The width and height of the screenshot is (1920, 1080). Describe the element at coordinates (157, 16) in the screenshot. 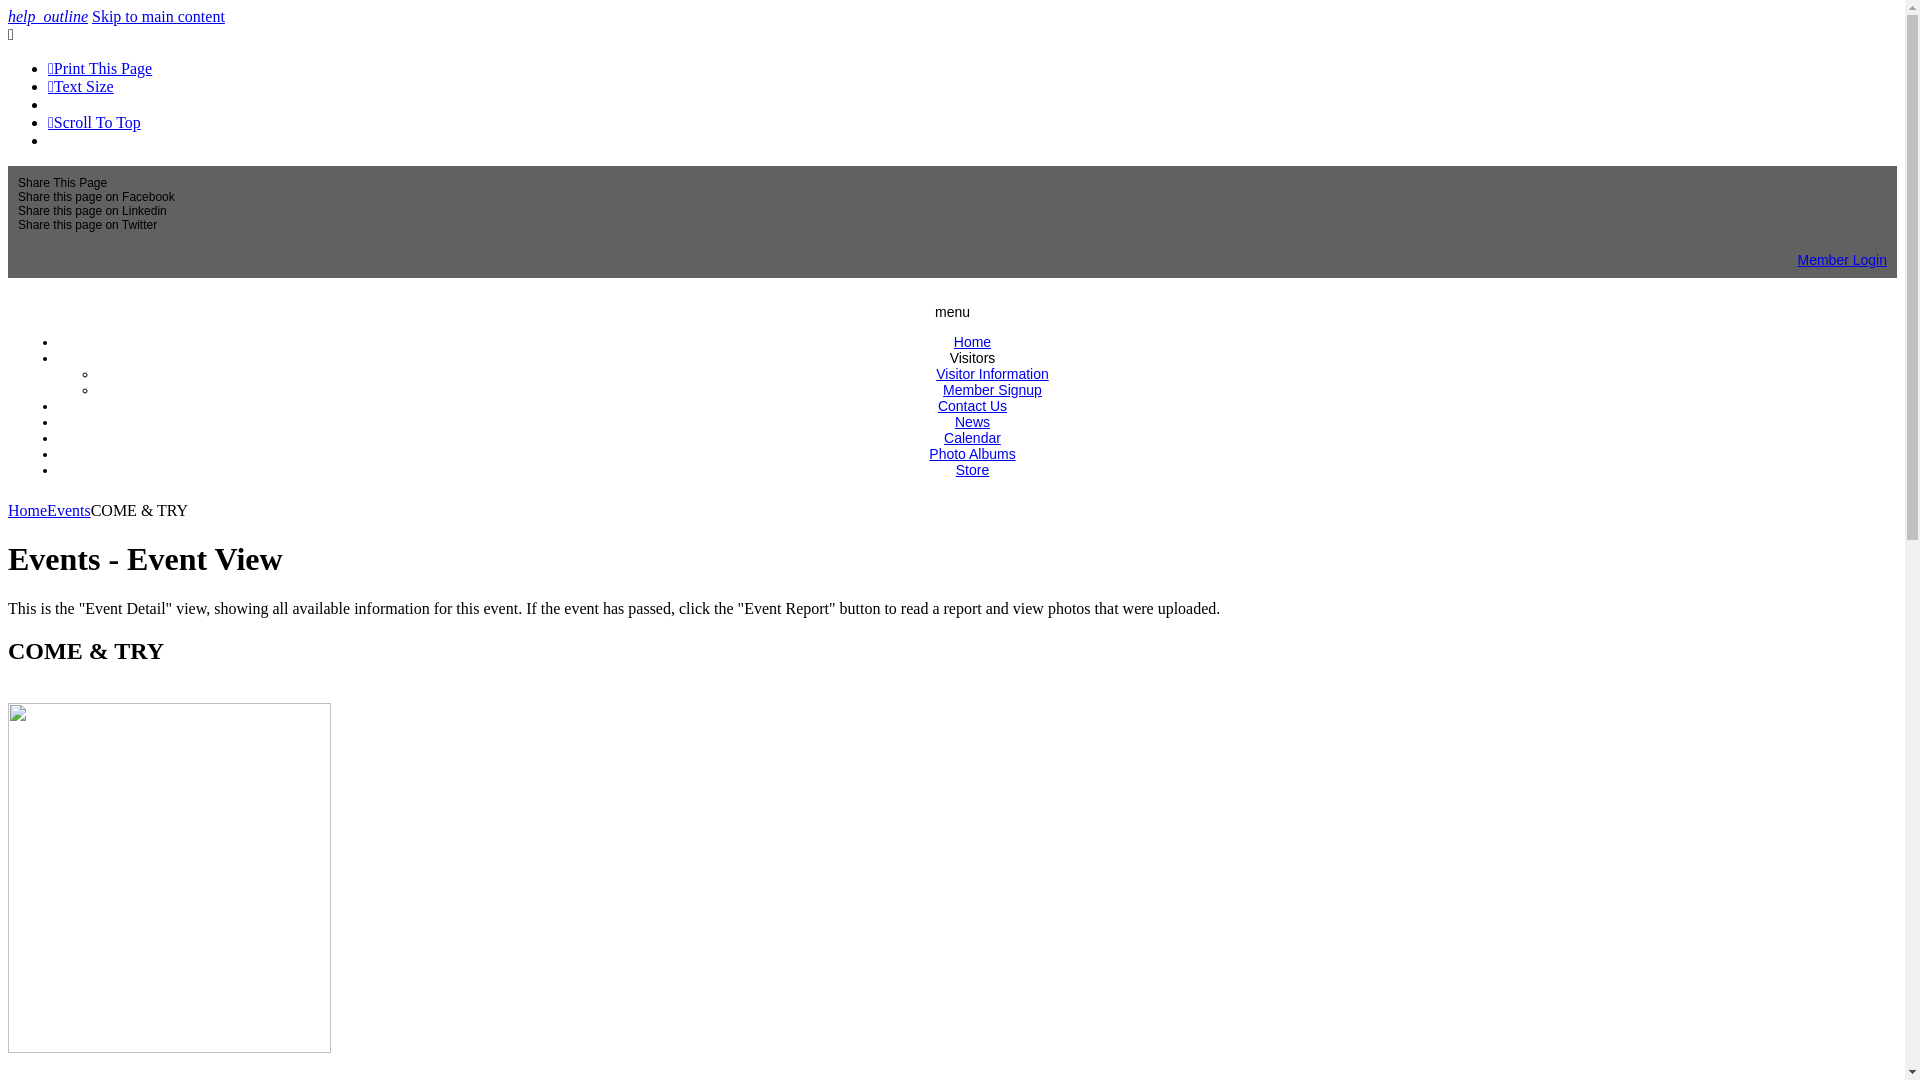

I see `'Skip to main content'` at that location.